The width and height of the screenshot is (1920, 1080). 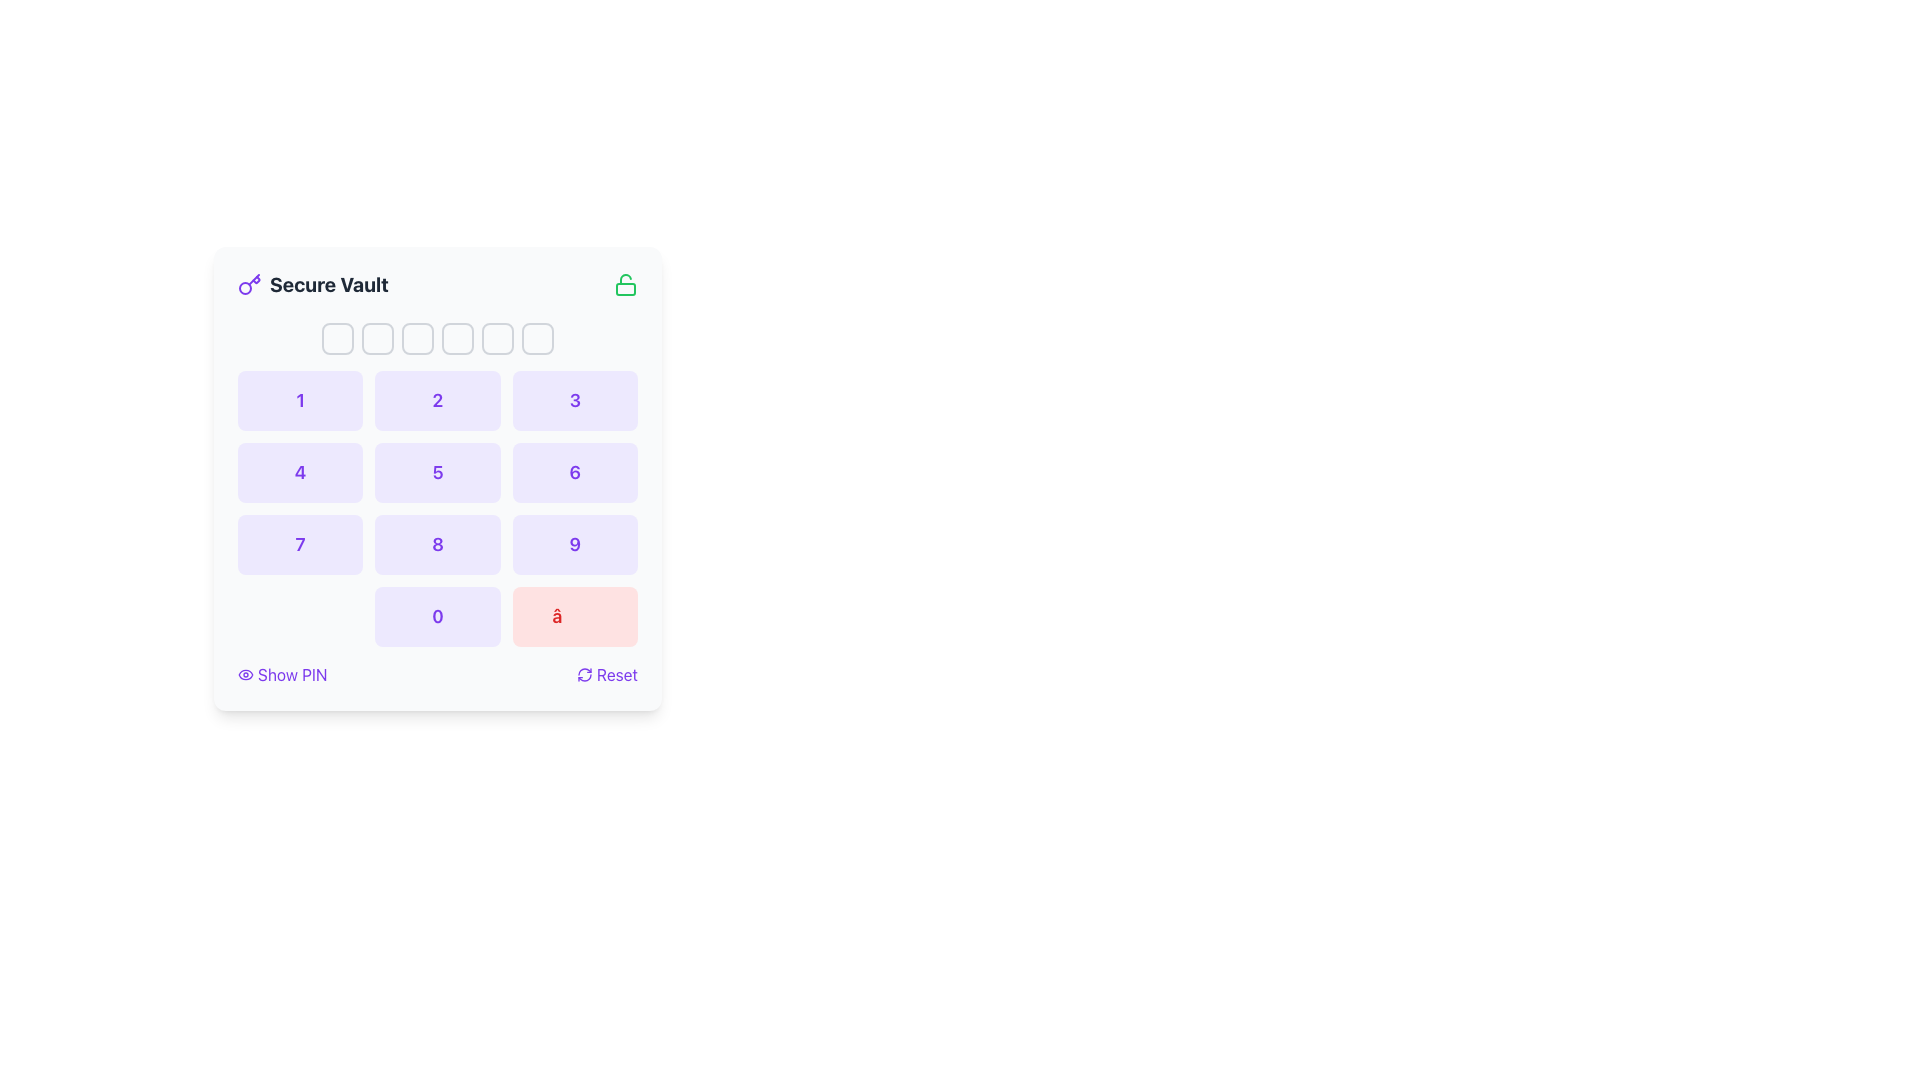 What do you see at coordinates (574, 616) in the screenshot?
I see `the red rectangular button with a left arrow icon` at bounding box center [574, 616].